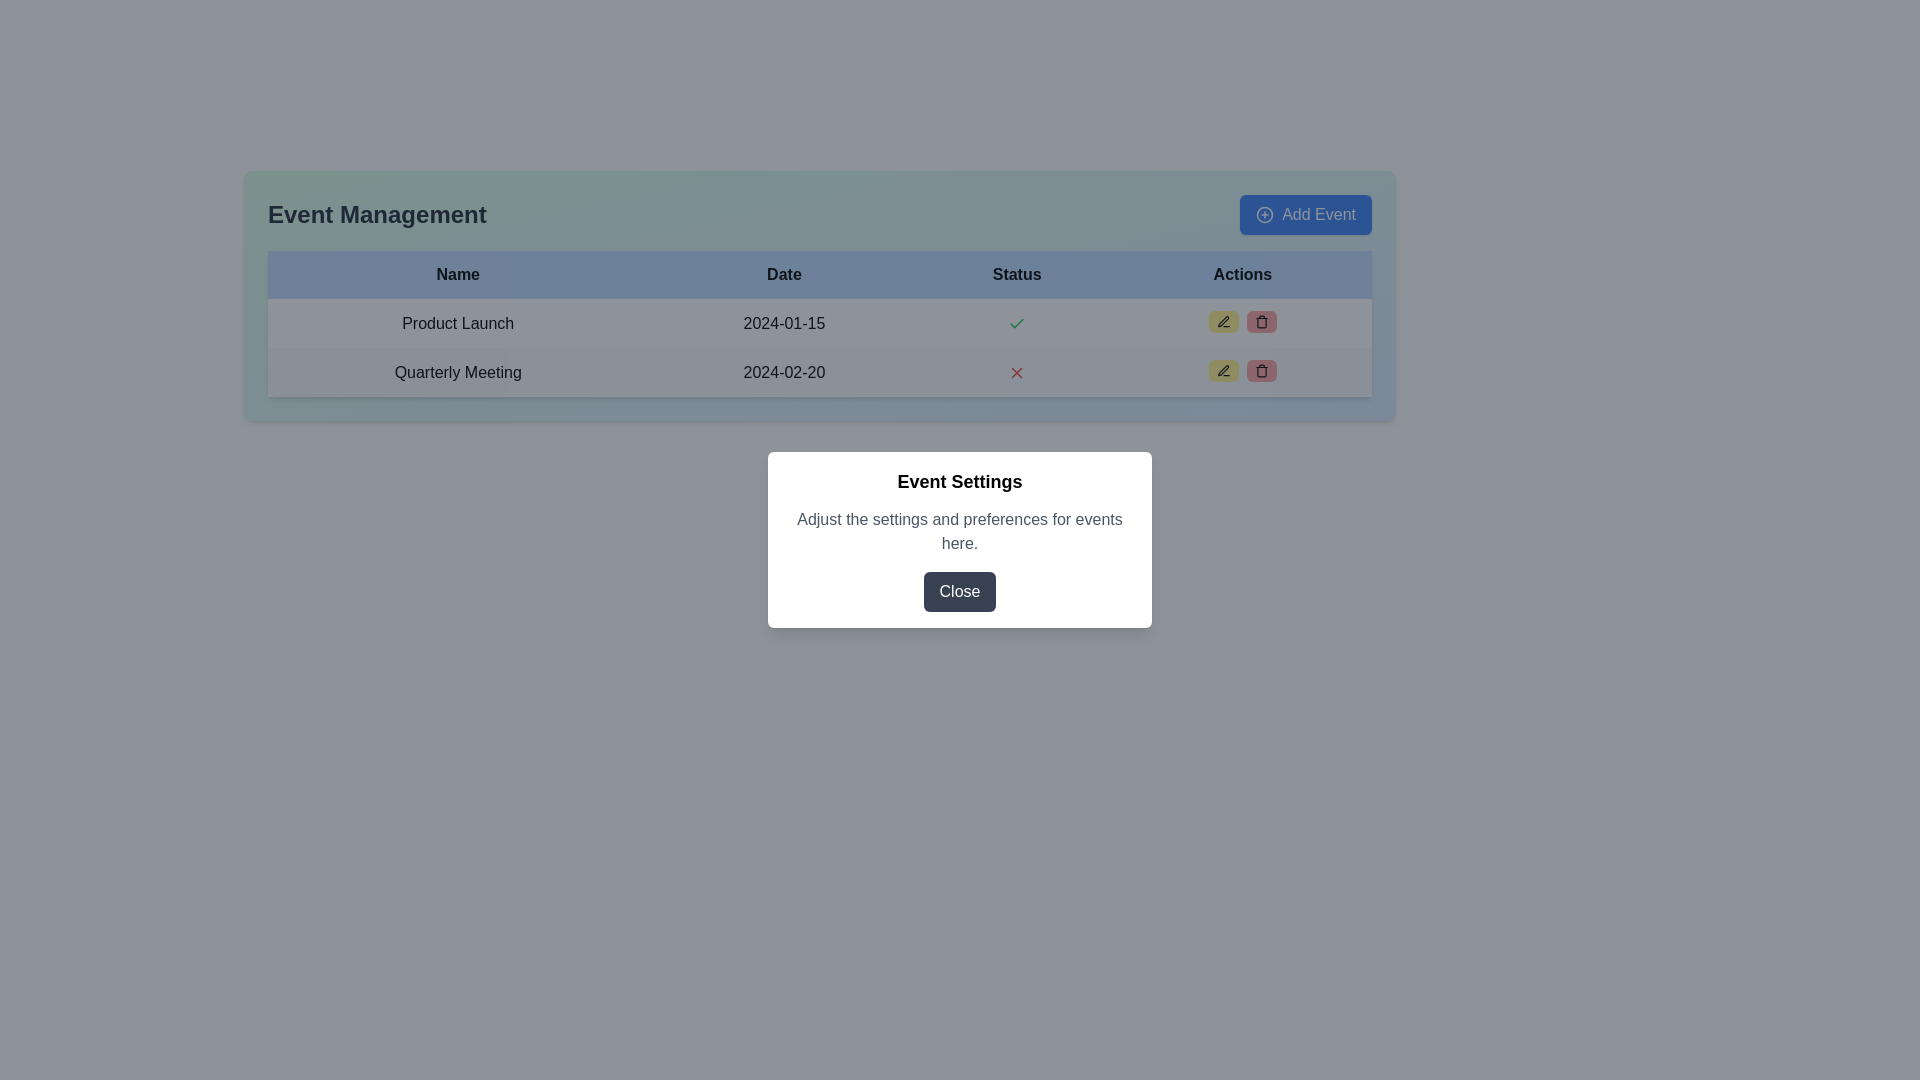 This screenshot has width=1920, height=1080. What do you see at coordinates (783, 274) in the screenshot?
I see `the 'Date' text label, which is a bold, black text on a blue background located in the header of a table layout, between the 'Name' and 'Status' headers` at bounding box center [783, 274].